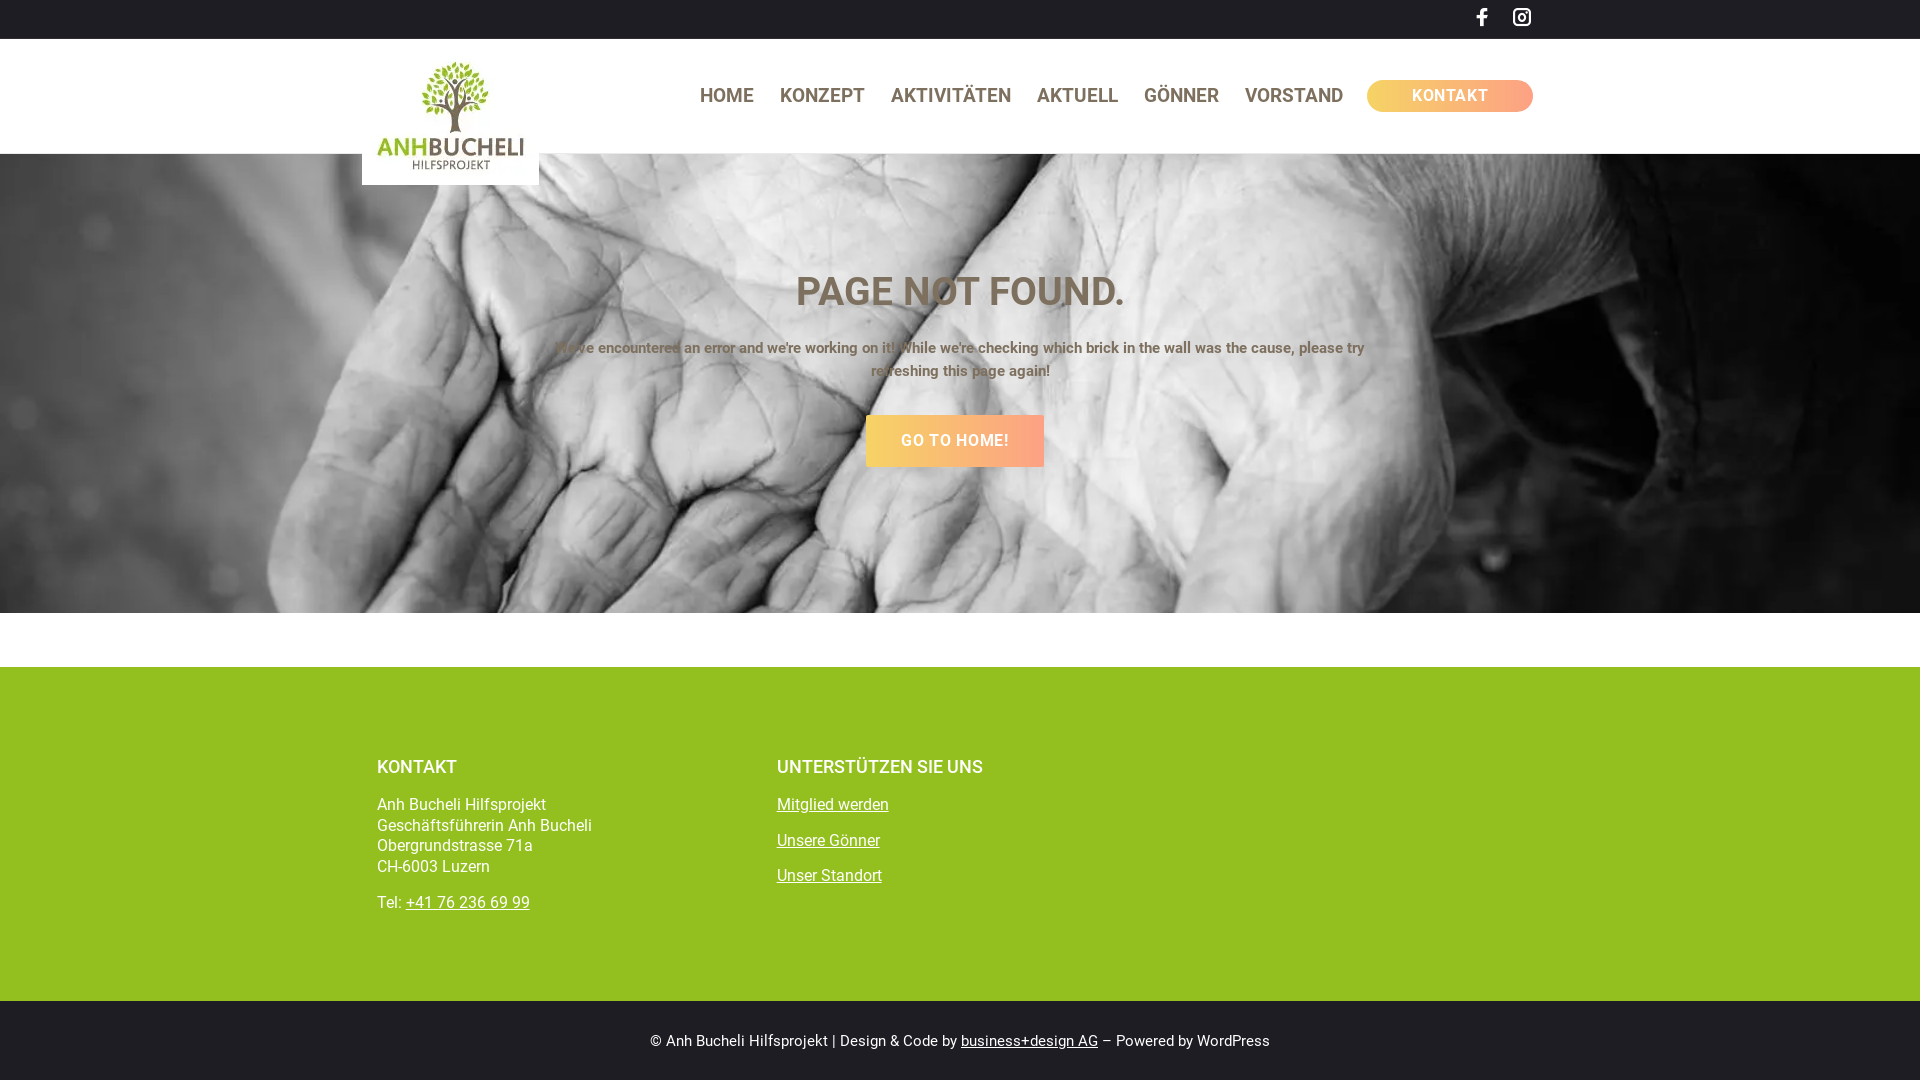 This screenshot has height=1080, width=1920. Describe the element at coordinates (1029, 1040) in the screenshot. I see `'business+design AG'` at that location.